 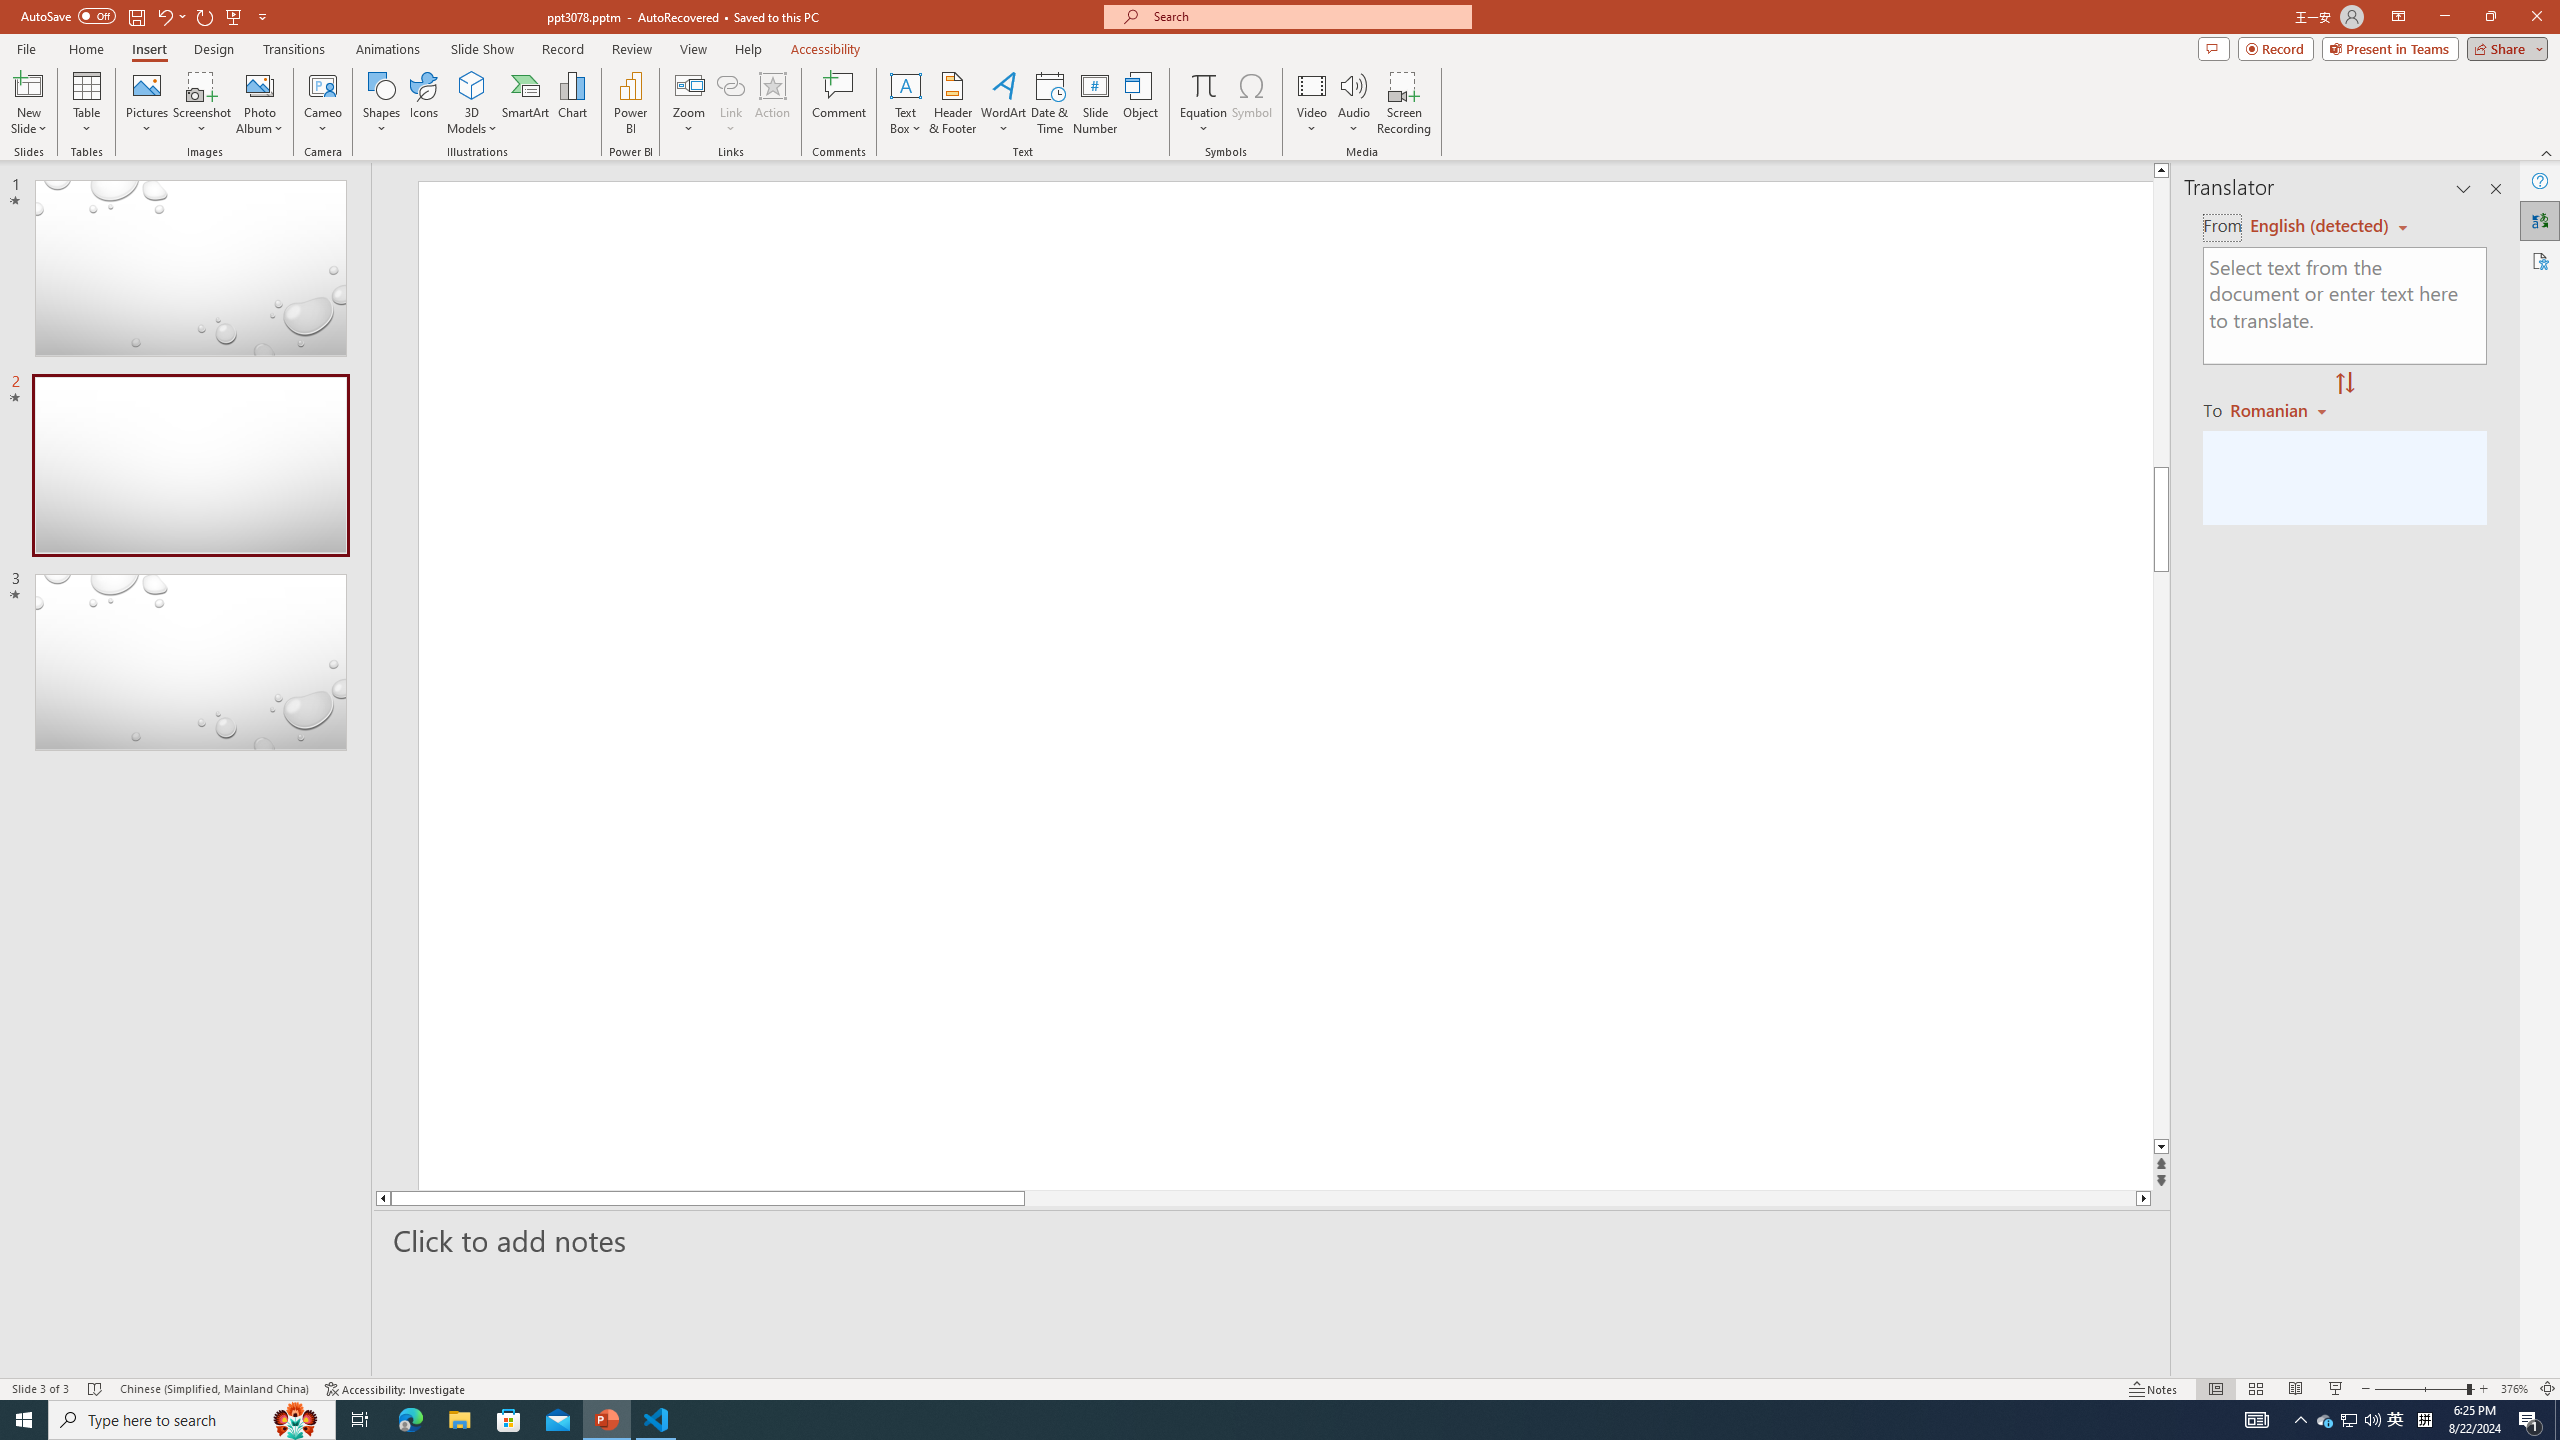 I want to click on 'Date & Time...', so click(x=1048, y=103).